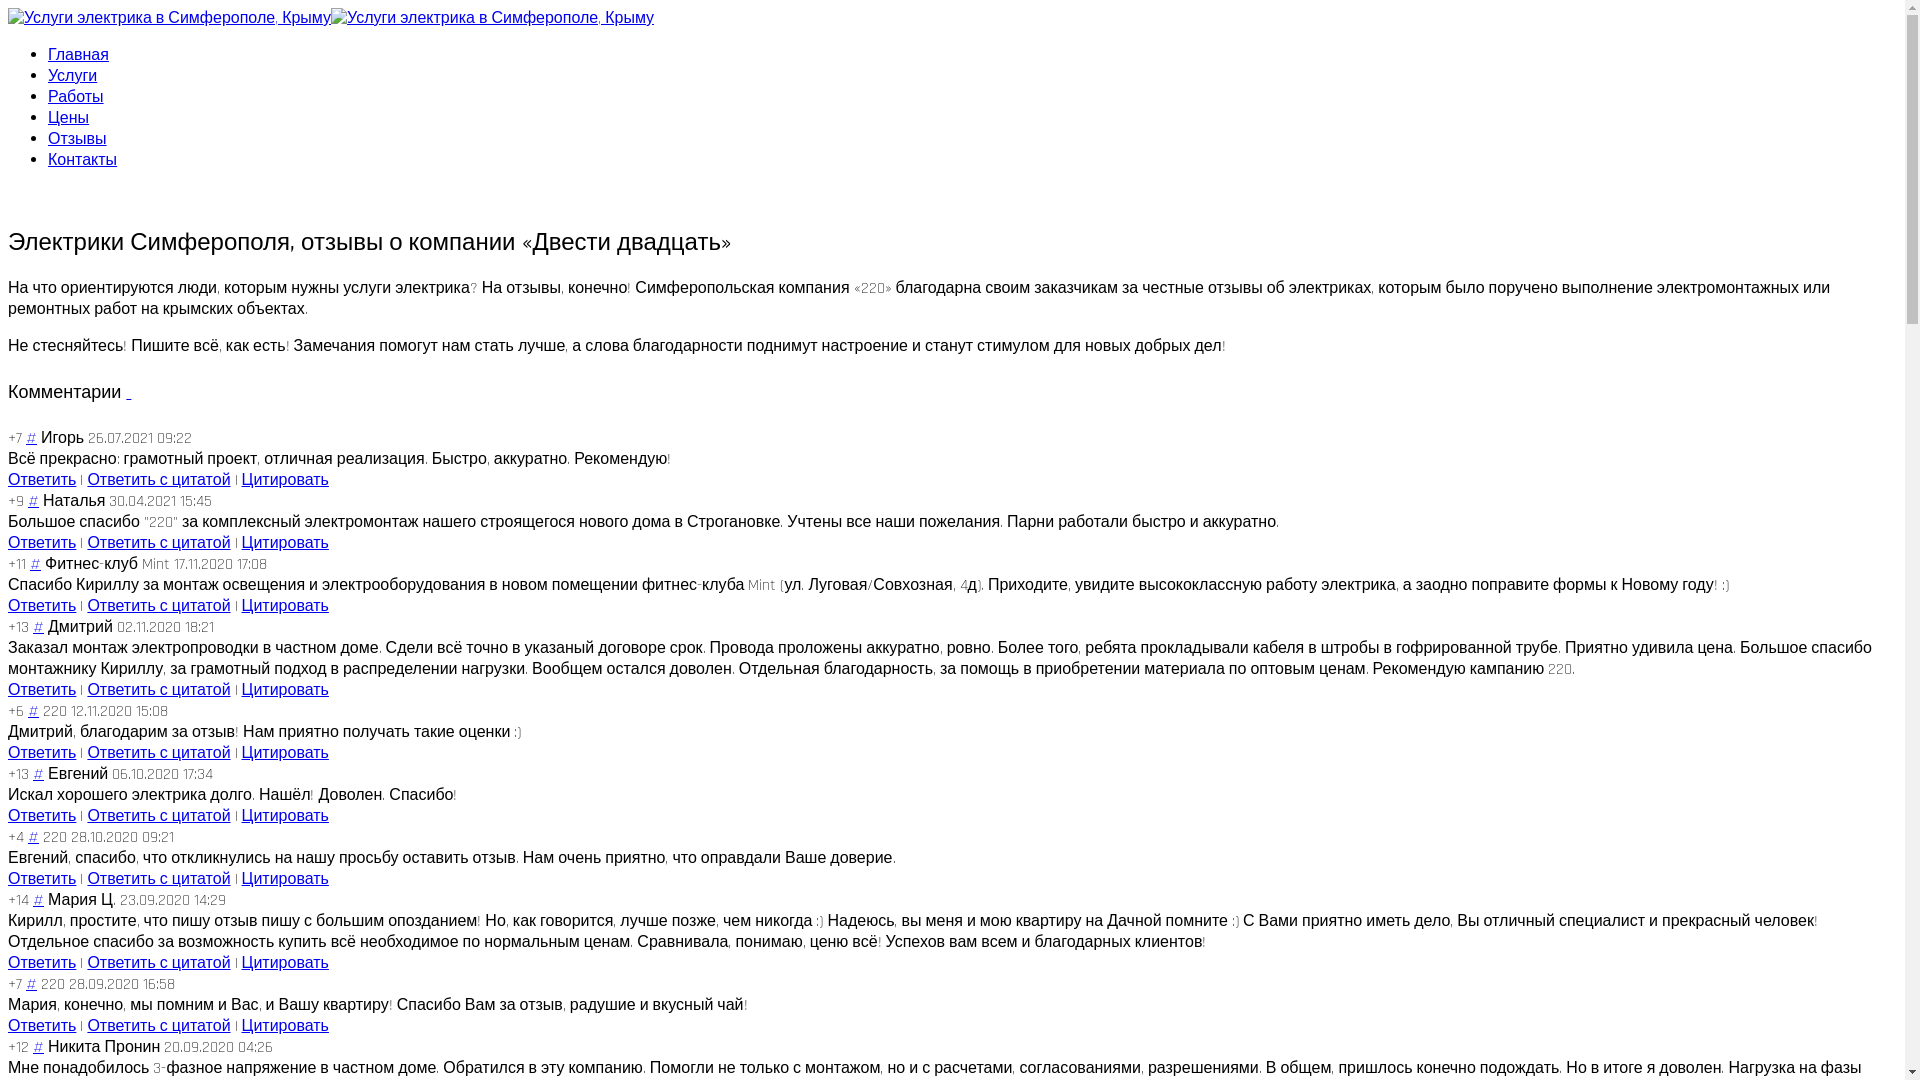  What do you see at coordinates (33, 710) in the screenshot?
I see `'#'` at bounding box center [33, 710].